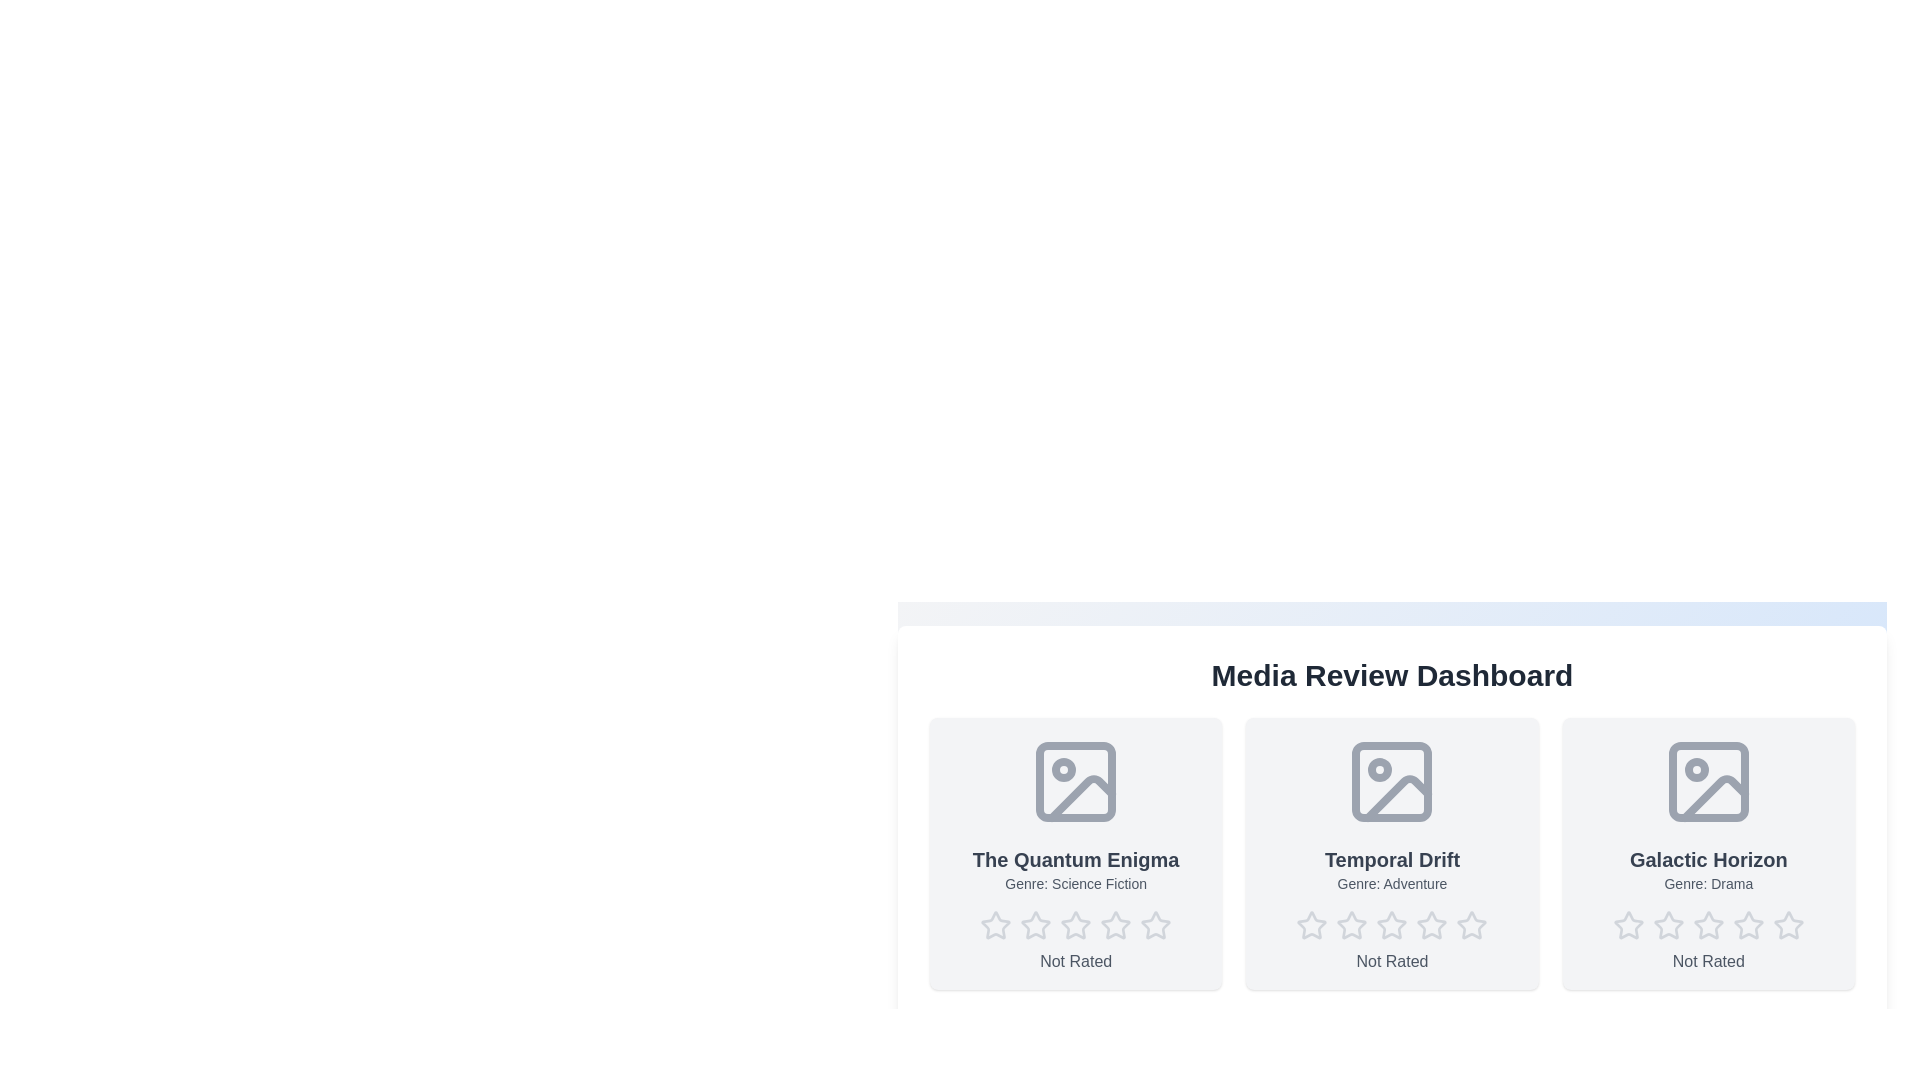 The height and width of the screenshot is (1080, 1920). Describe the element at coordinates (1352, 925) in the screenshot. I see `the star corresponding to the desired rating 2 for the media item Temporal Drift` at that location.